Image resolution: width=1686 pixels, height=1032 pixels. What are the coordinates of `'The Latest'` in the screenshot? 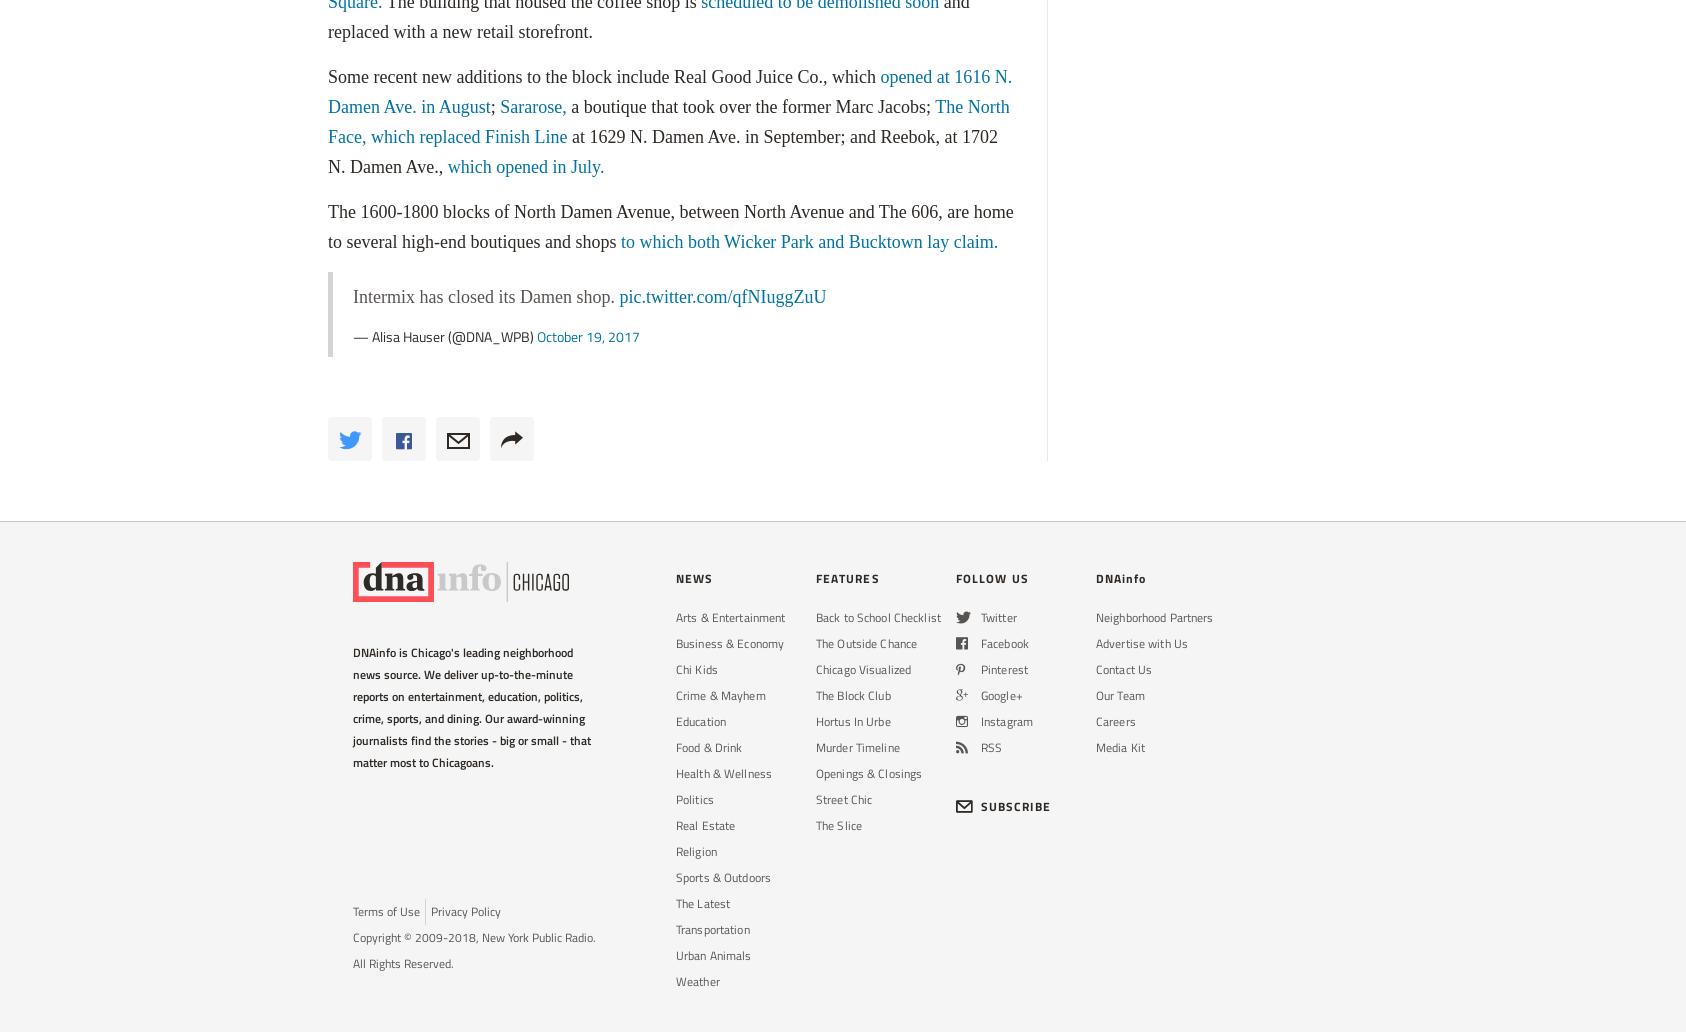 It's located at (674, 903).